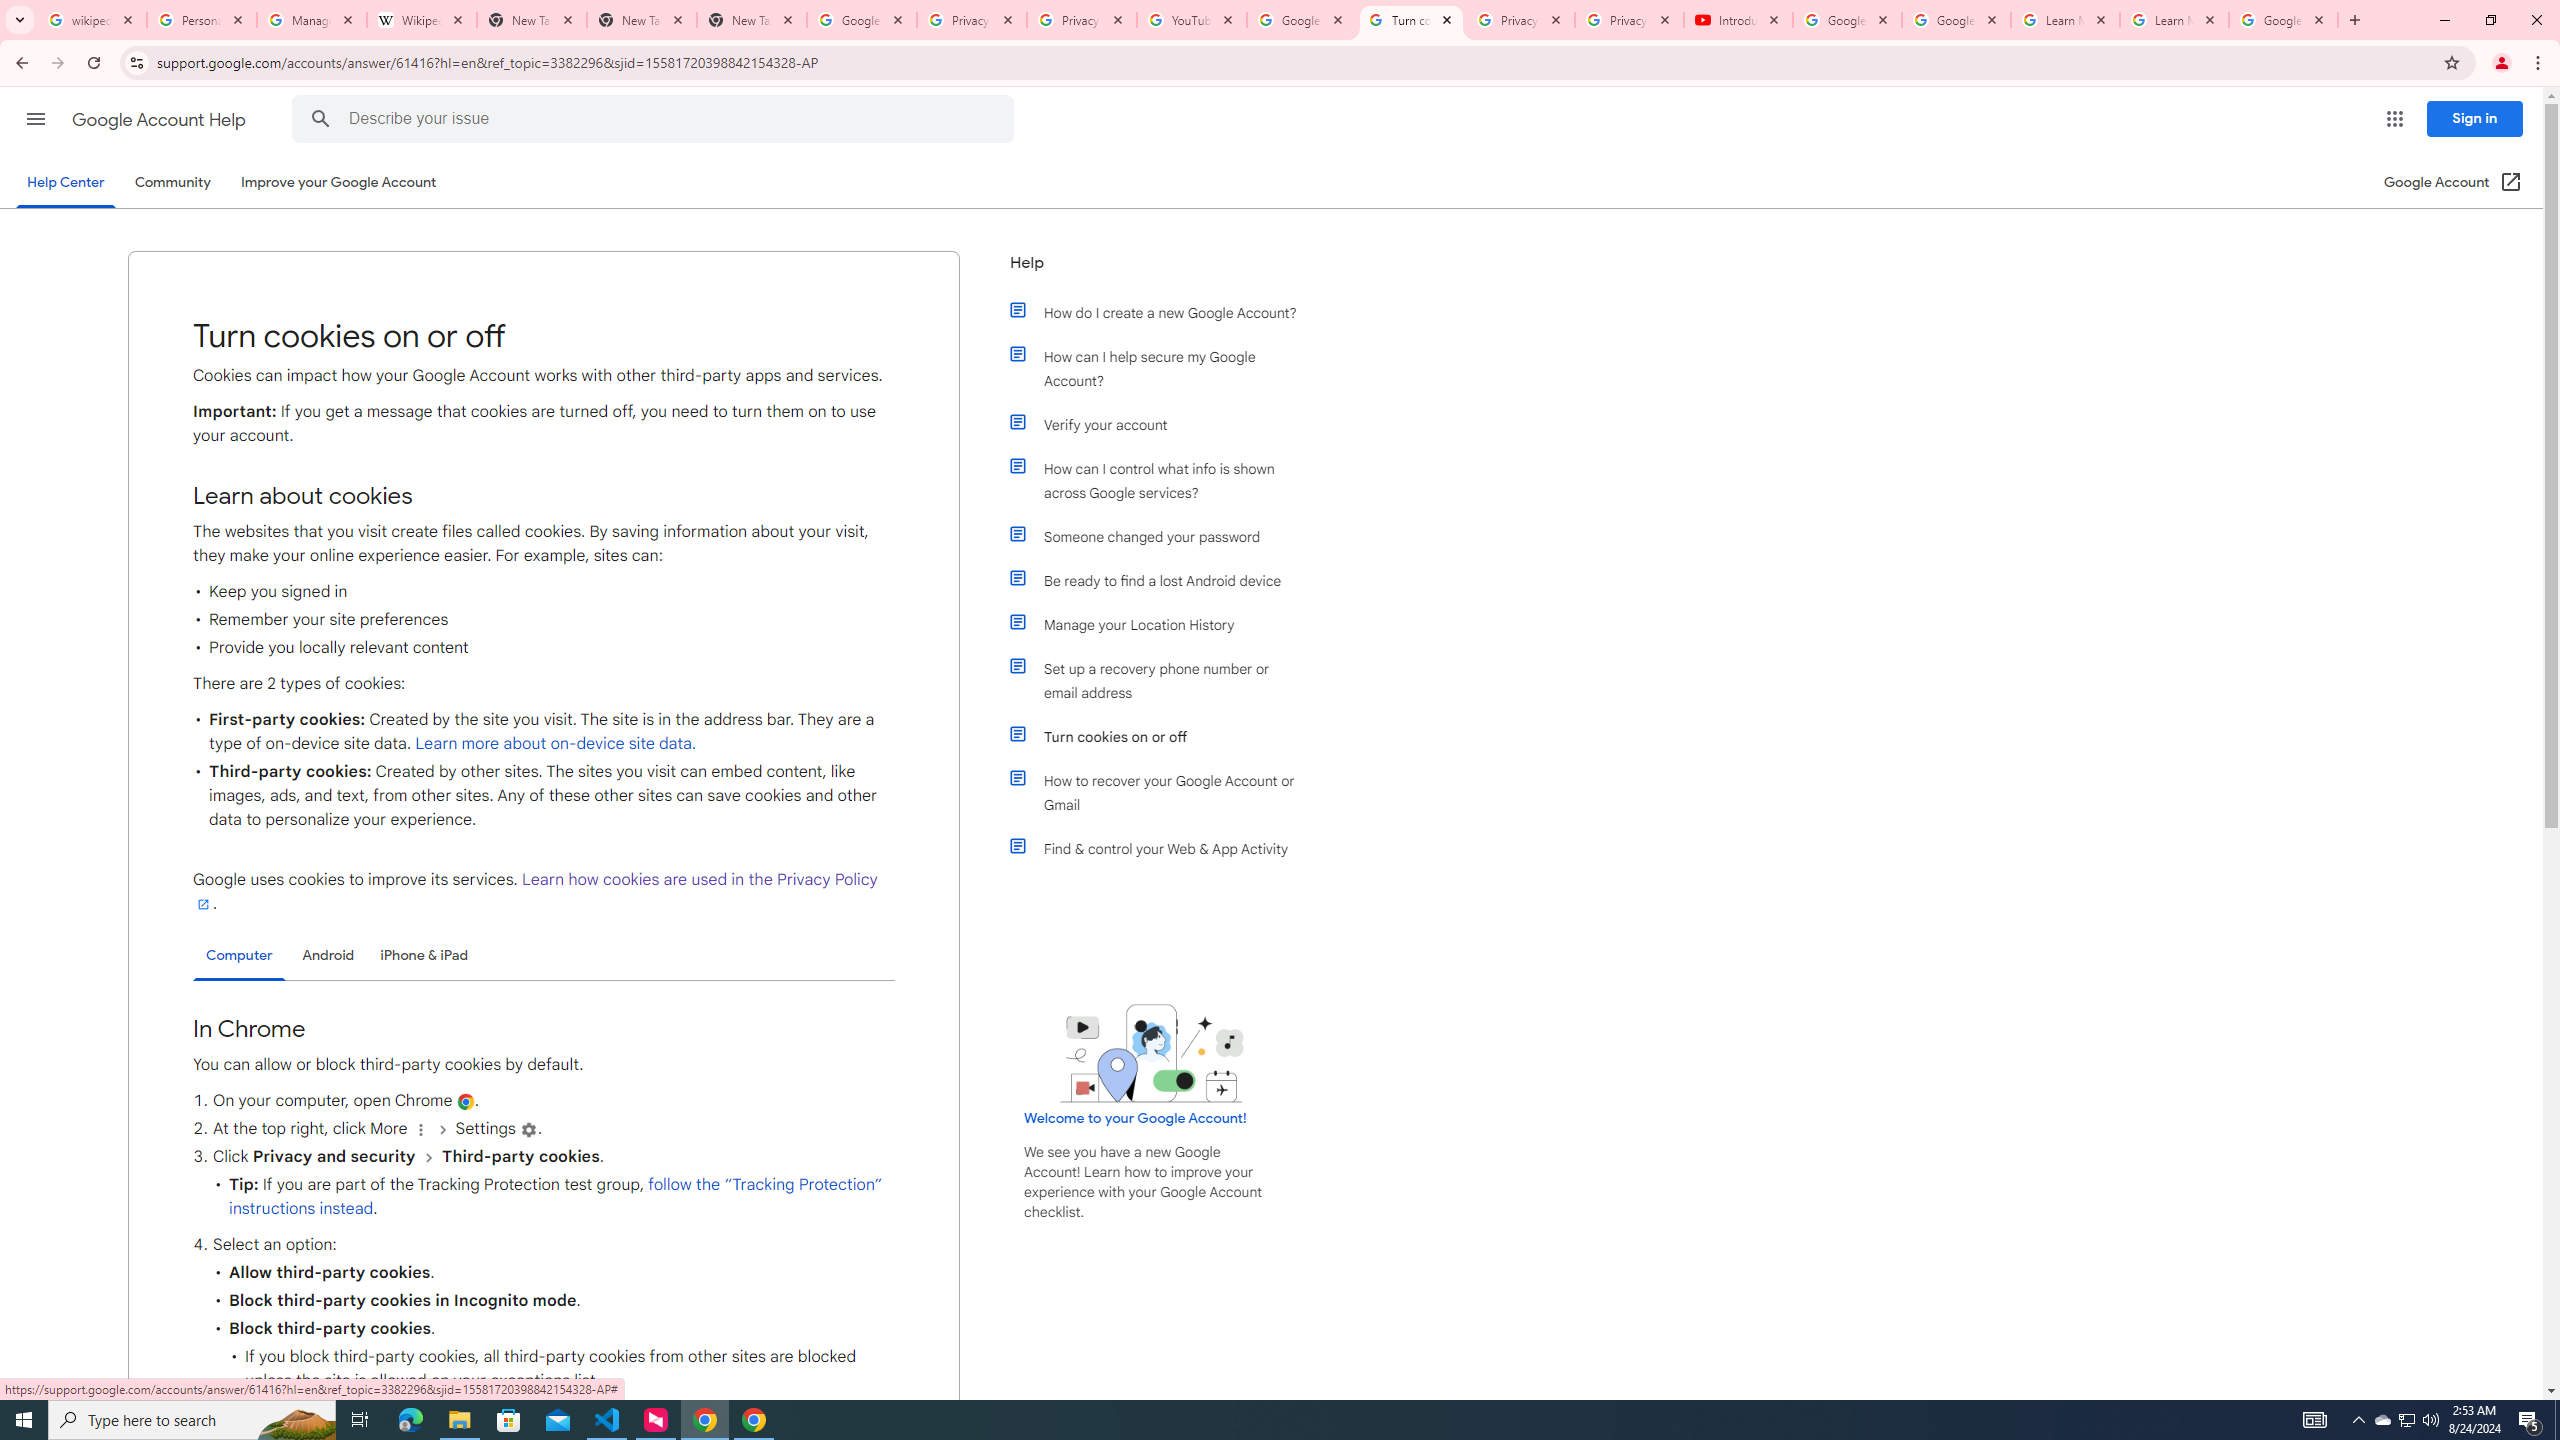 The image size is (2560, 1440). Describe the element at coordinates (1162, 424) in the screenshot. I see `'Verify your account'` at that location.